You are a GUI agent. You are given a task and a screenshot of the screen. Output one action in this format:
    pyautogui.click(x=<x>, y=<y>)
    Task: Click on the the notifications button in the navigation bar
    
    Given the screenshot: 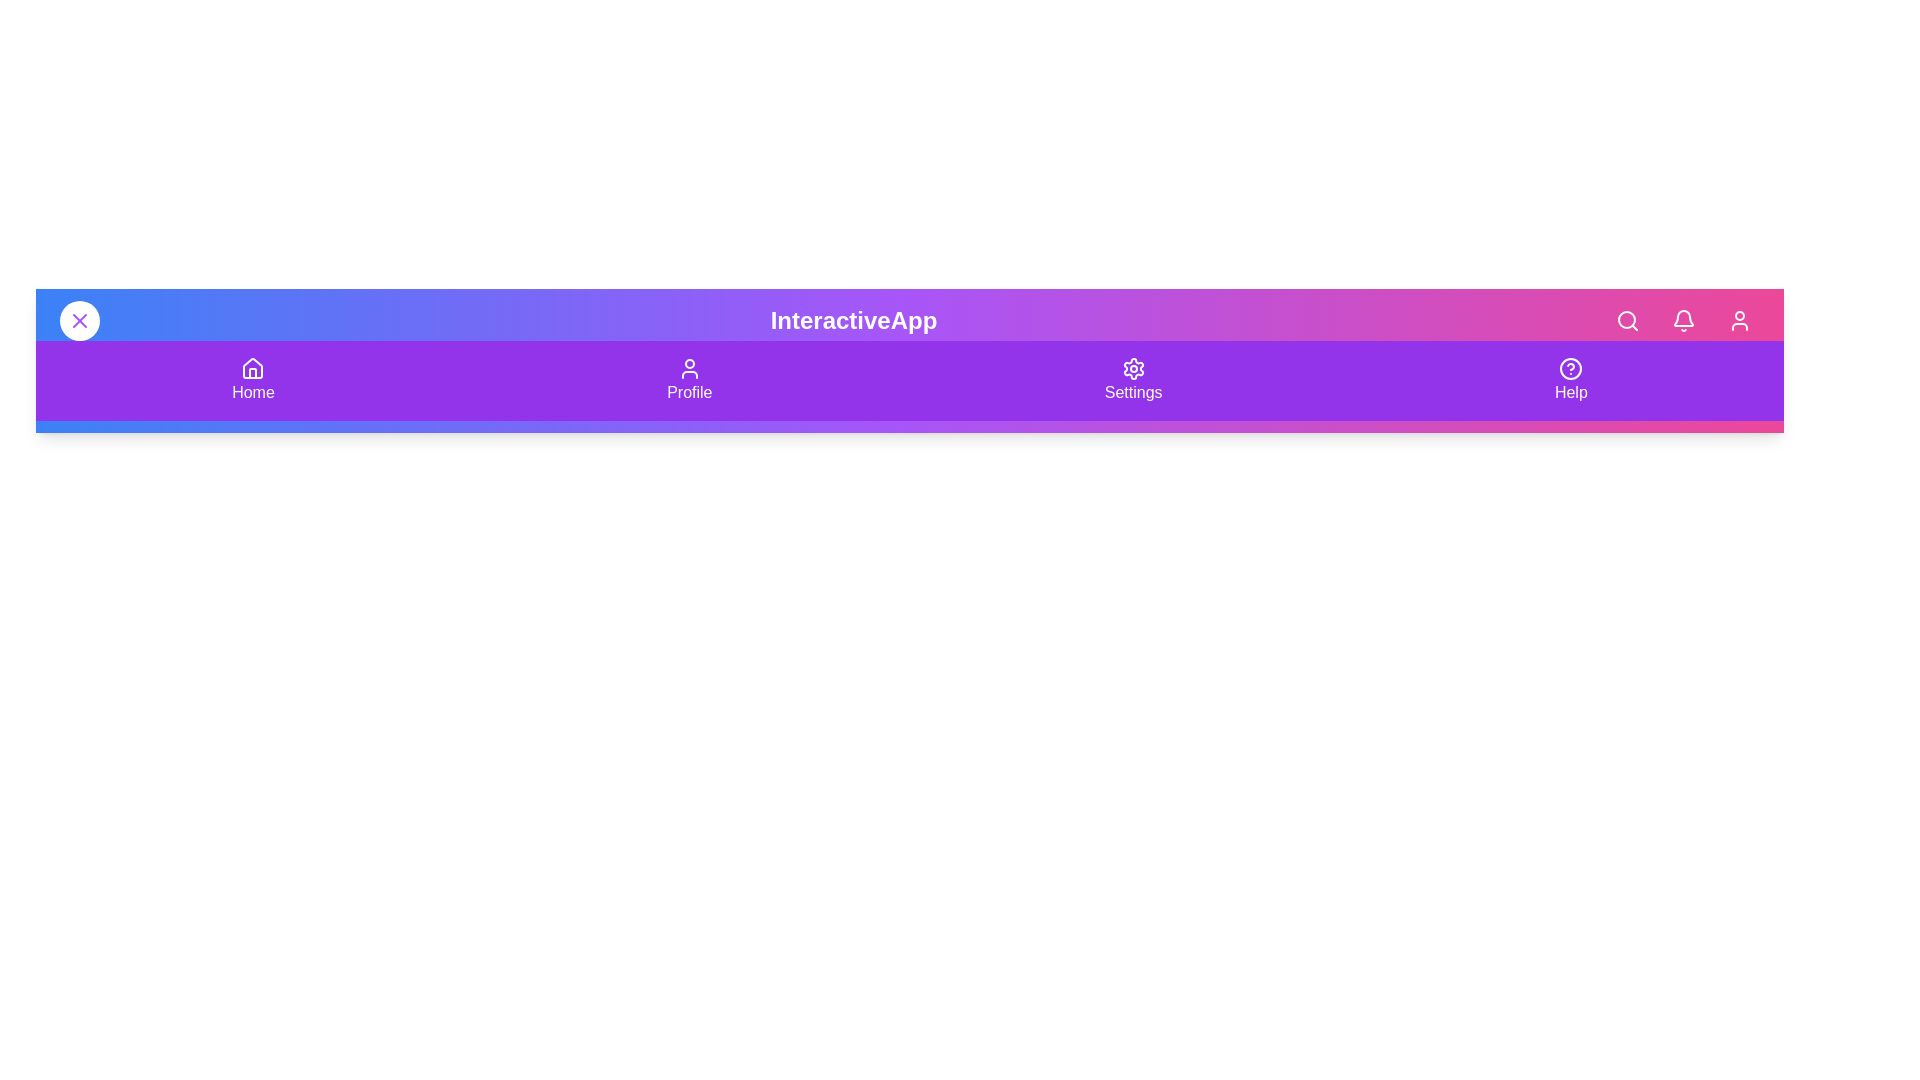 What is the action you would take?
    pyautogui.click(x=1683, y=319)
    